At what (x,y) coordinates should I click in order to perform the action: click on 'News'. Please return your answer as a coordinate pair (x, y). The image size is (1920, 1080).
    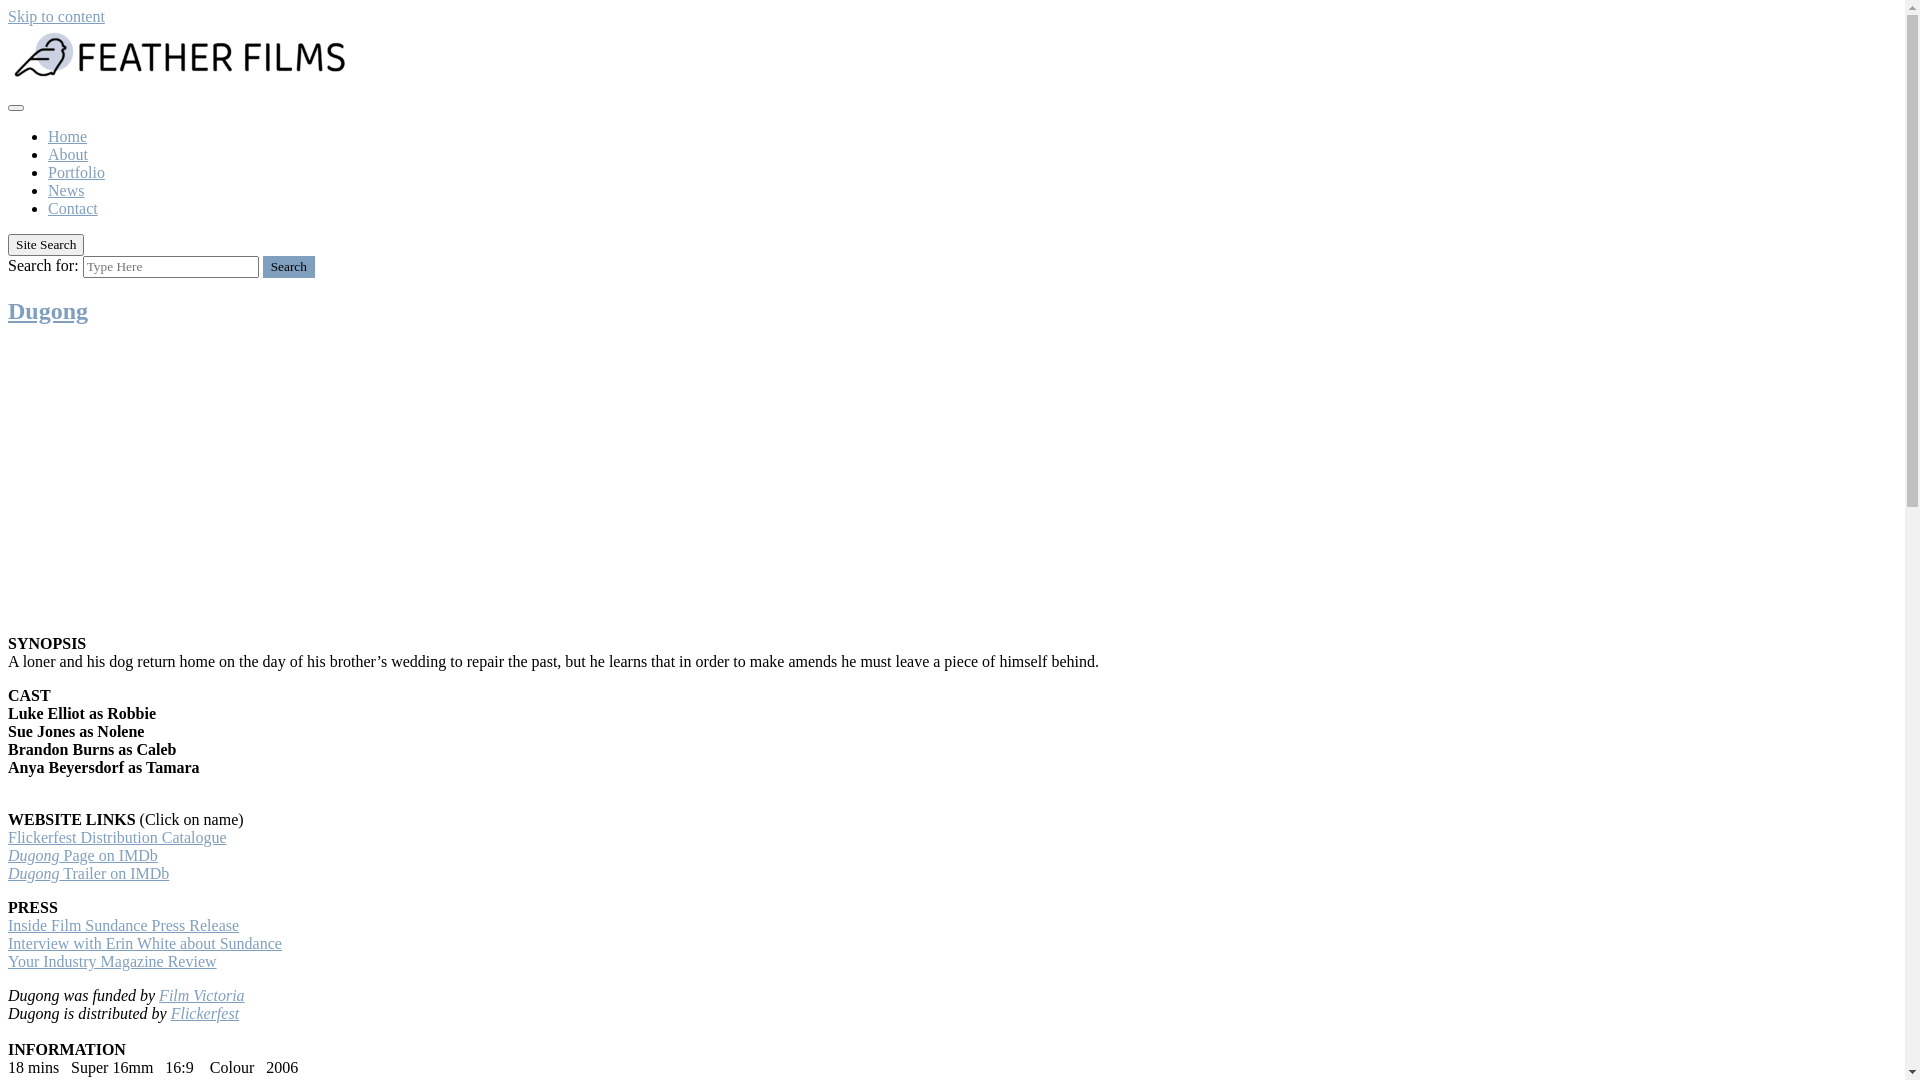
    Looking at the image, I should click on (66, 190).